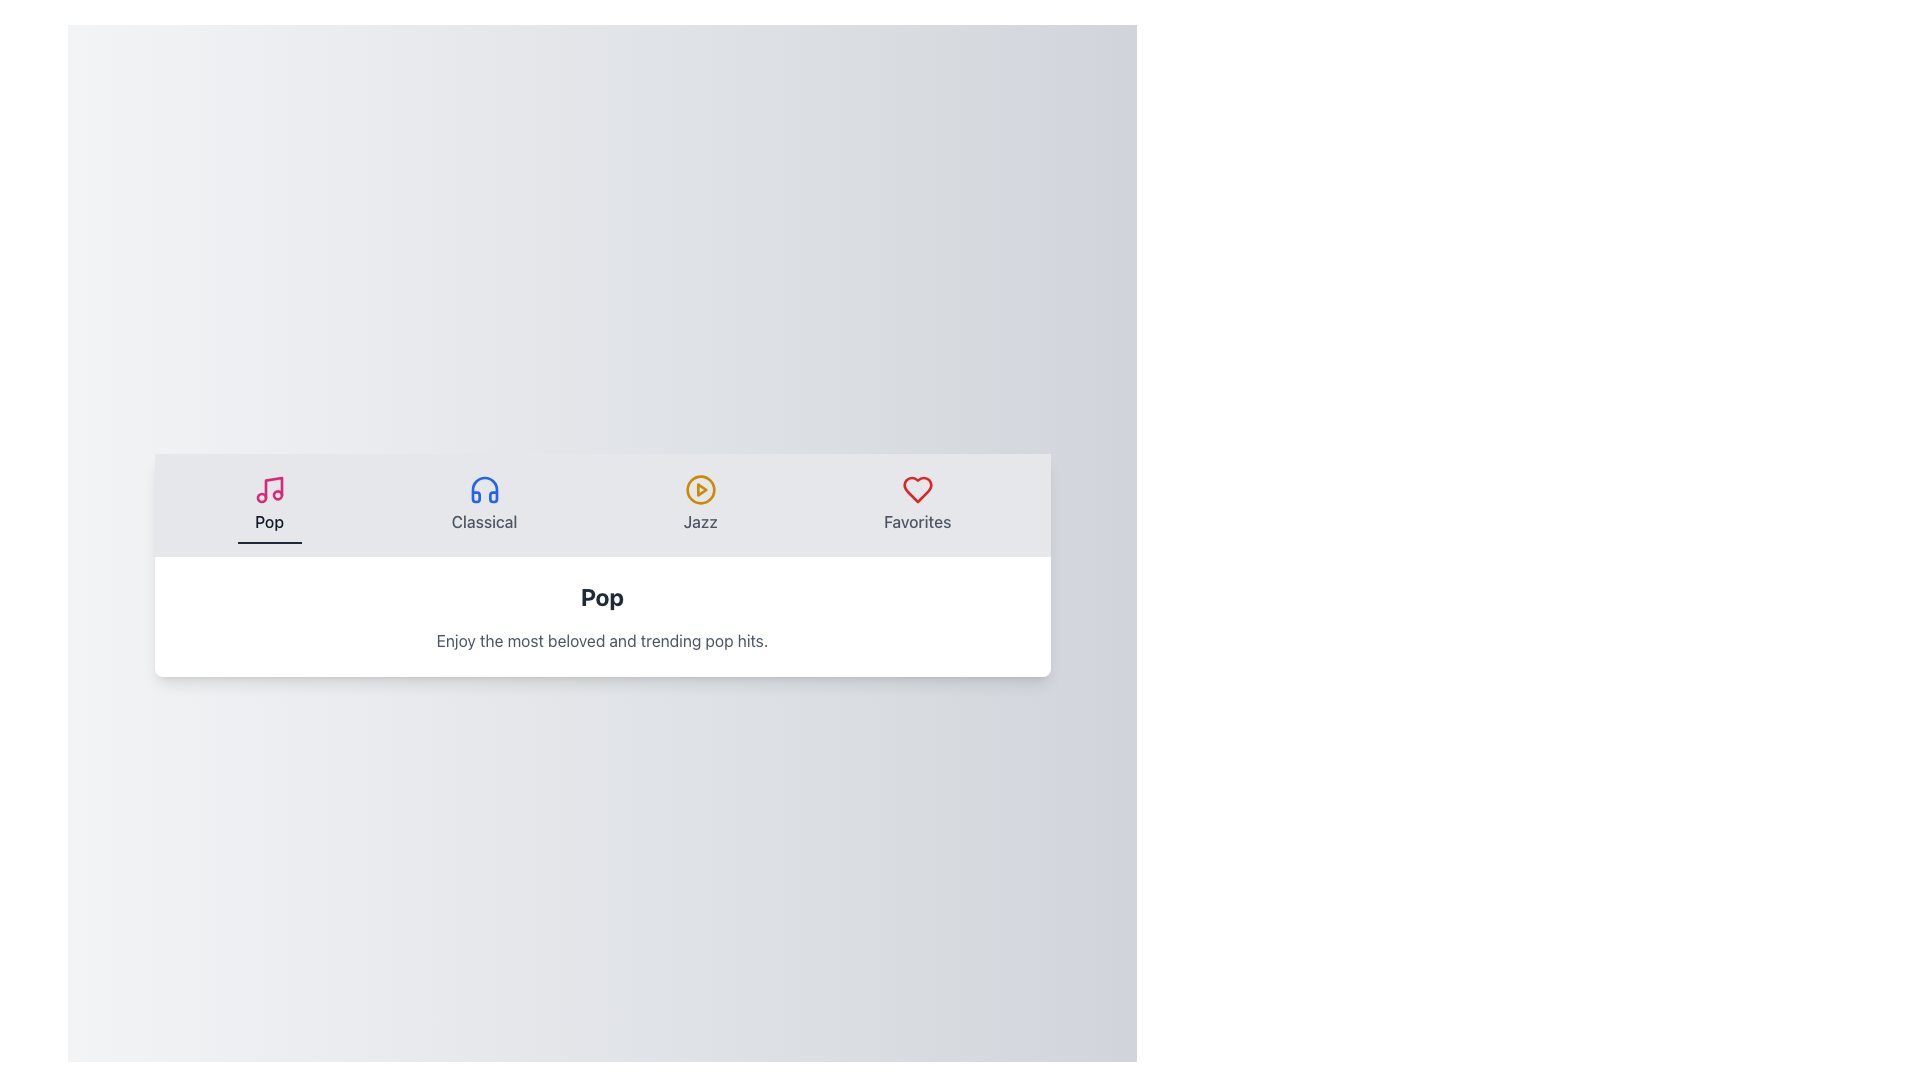 This screenshot has height=1080, width=1920. I want to click on the heart icon representing the 'Favorites' option located on the rightmost side of the navigation bar, so click(916, 489).